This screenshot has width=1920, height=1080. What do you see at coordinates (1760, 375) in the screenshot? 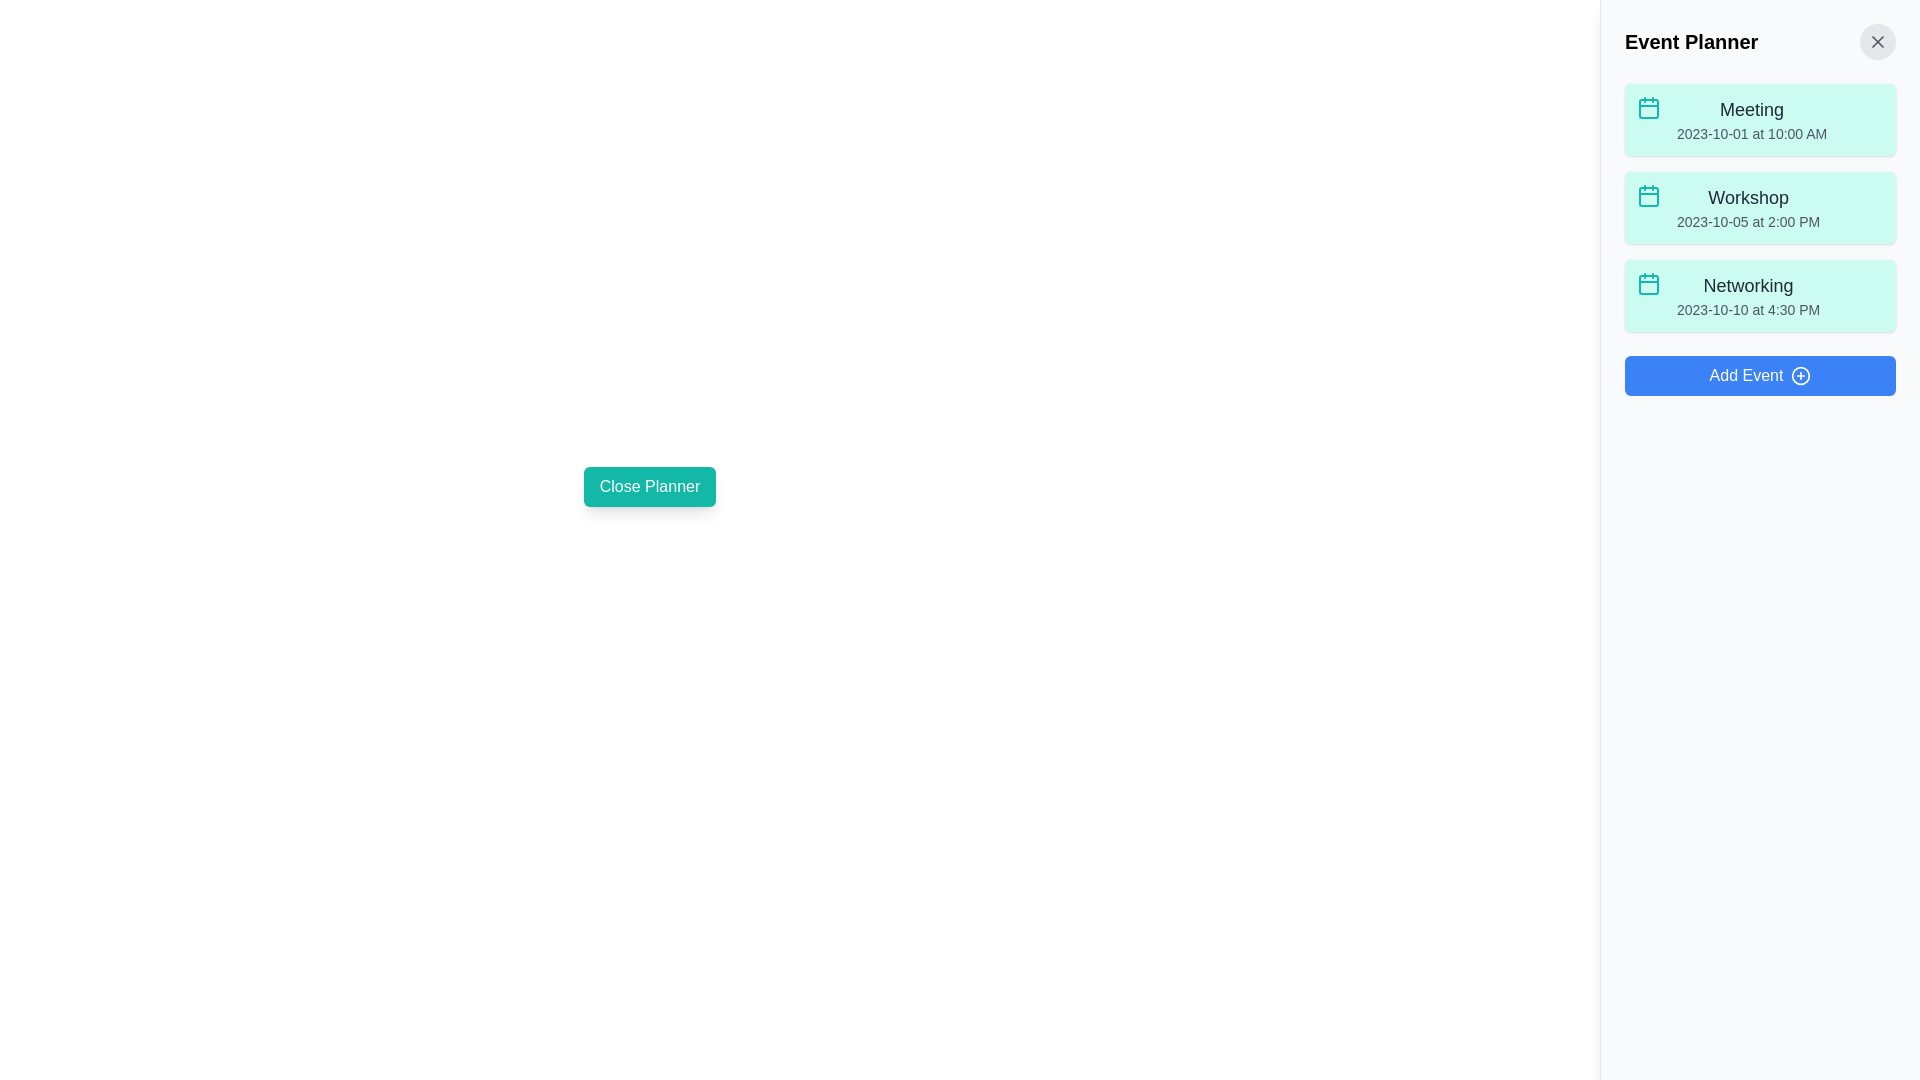
I see `the 'Add New Event' button located at the bottom of the right-hand side panel labeled 'Event Planner' to initiate adding a new event` at bounding box center [1760, 375].